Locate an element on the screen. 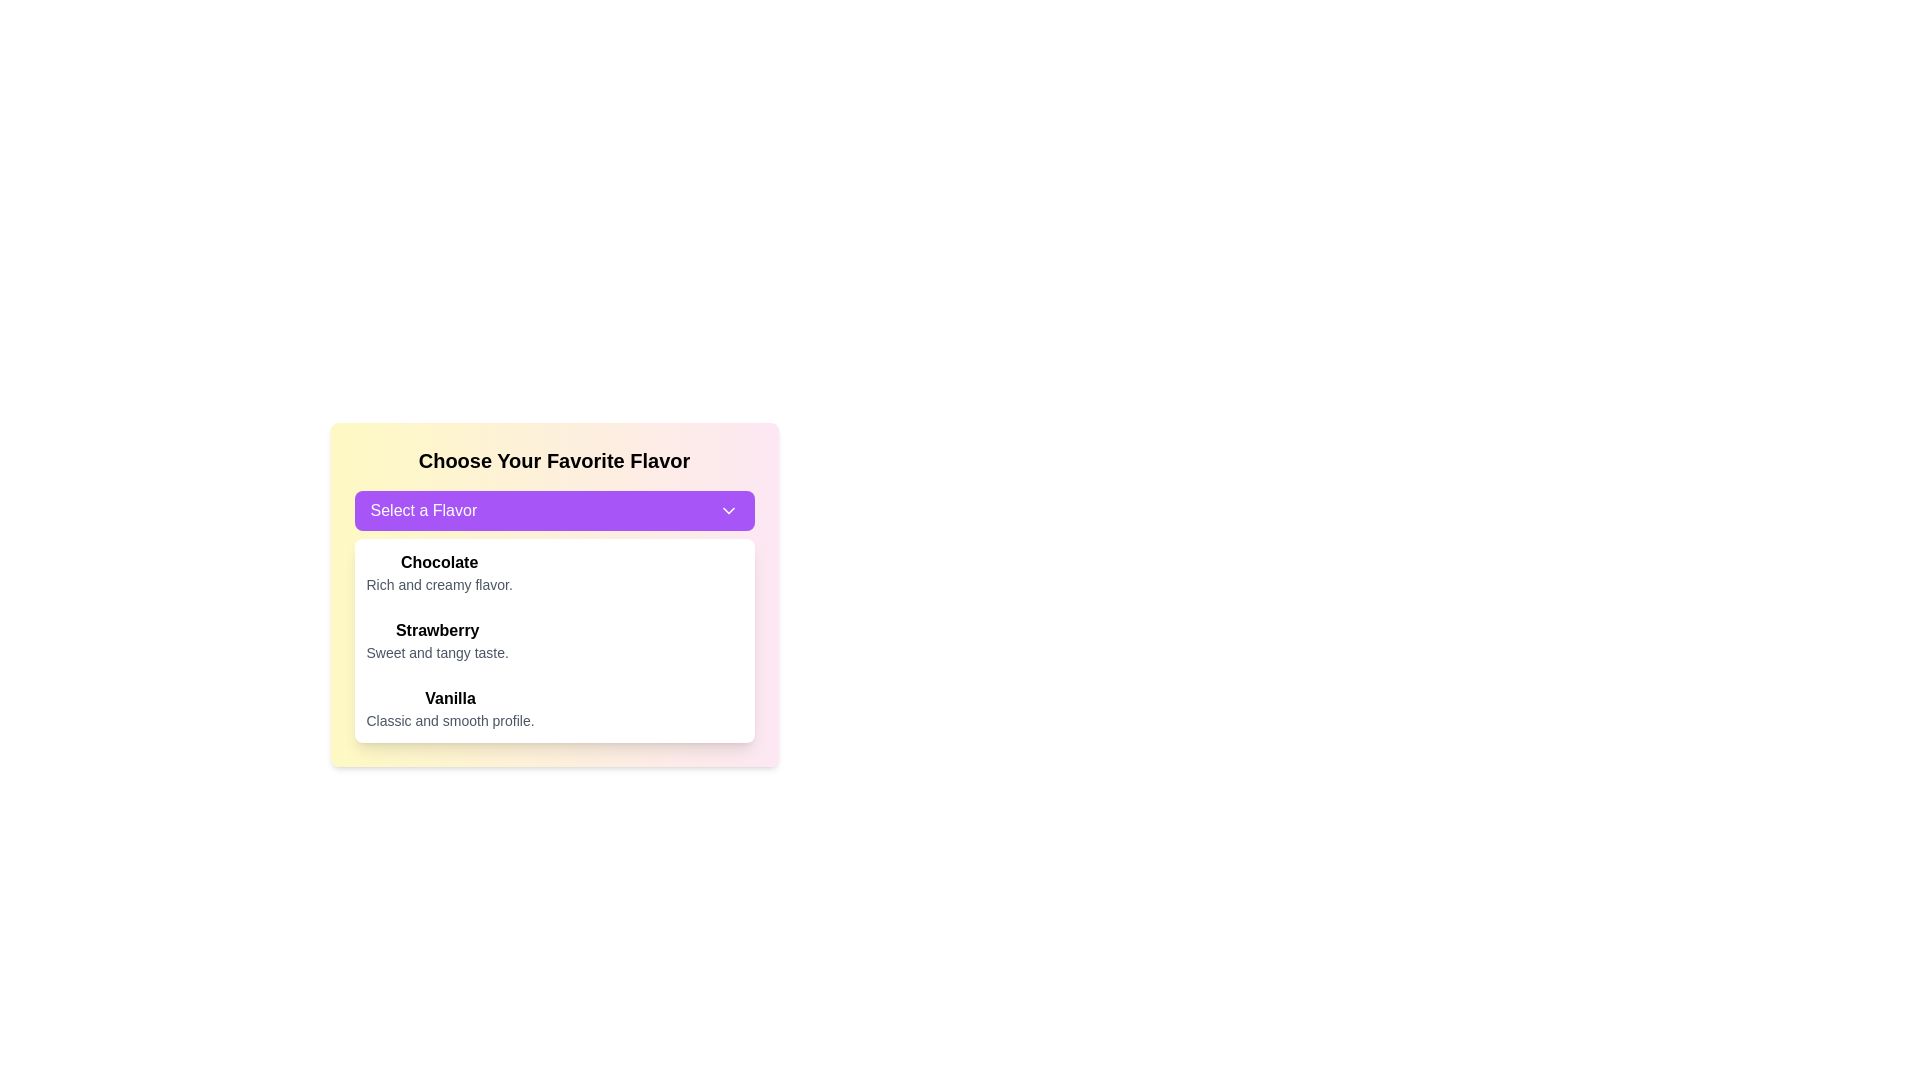  the first list item is located at coordinates (438, 573).